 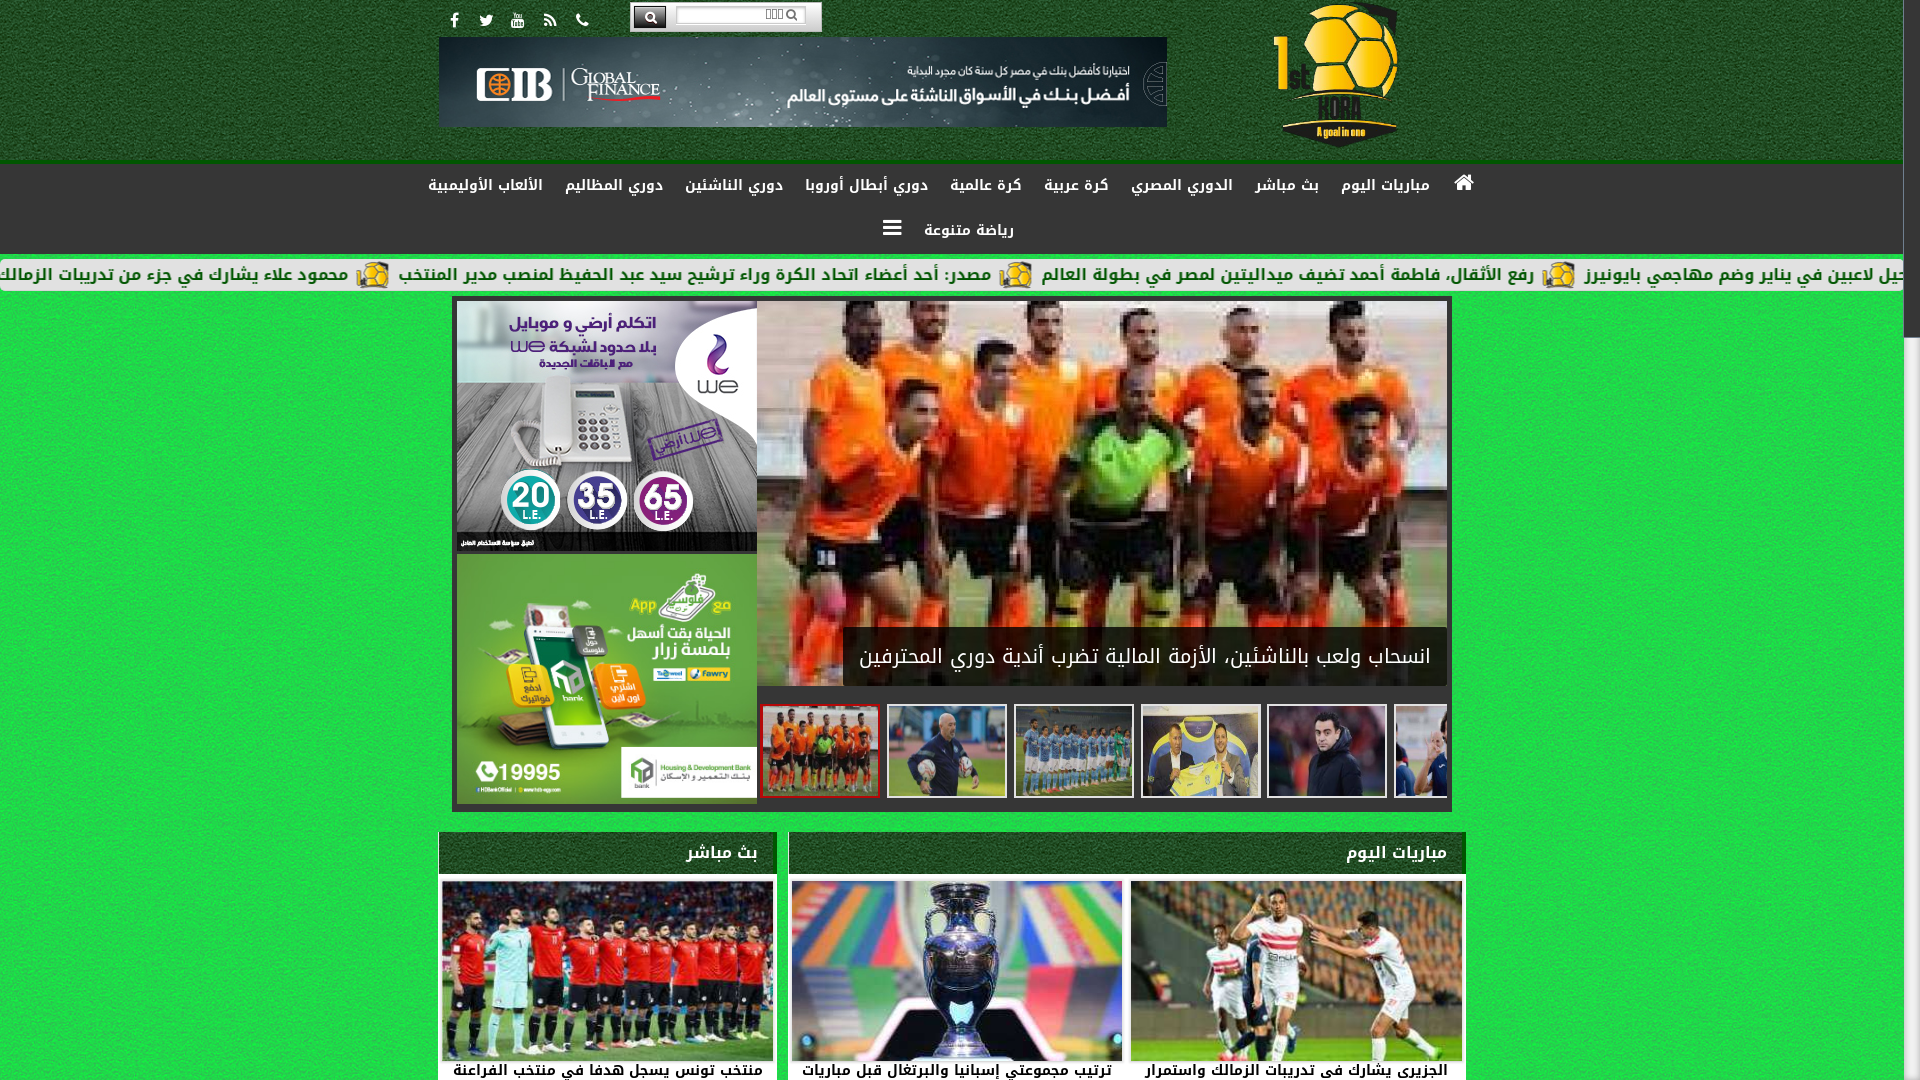 I want to click on 'WE', so click(x=605, y=424).